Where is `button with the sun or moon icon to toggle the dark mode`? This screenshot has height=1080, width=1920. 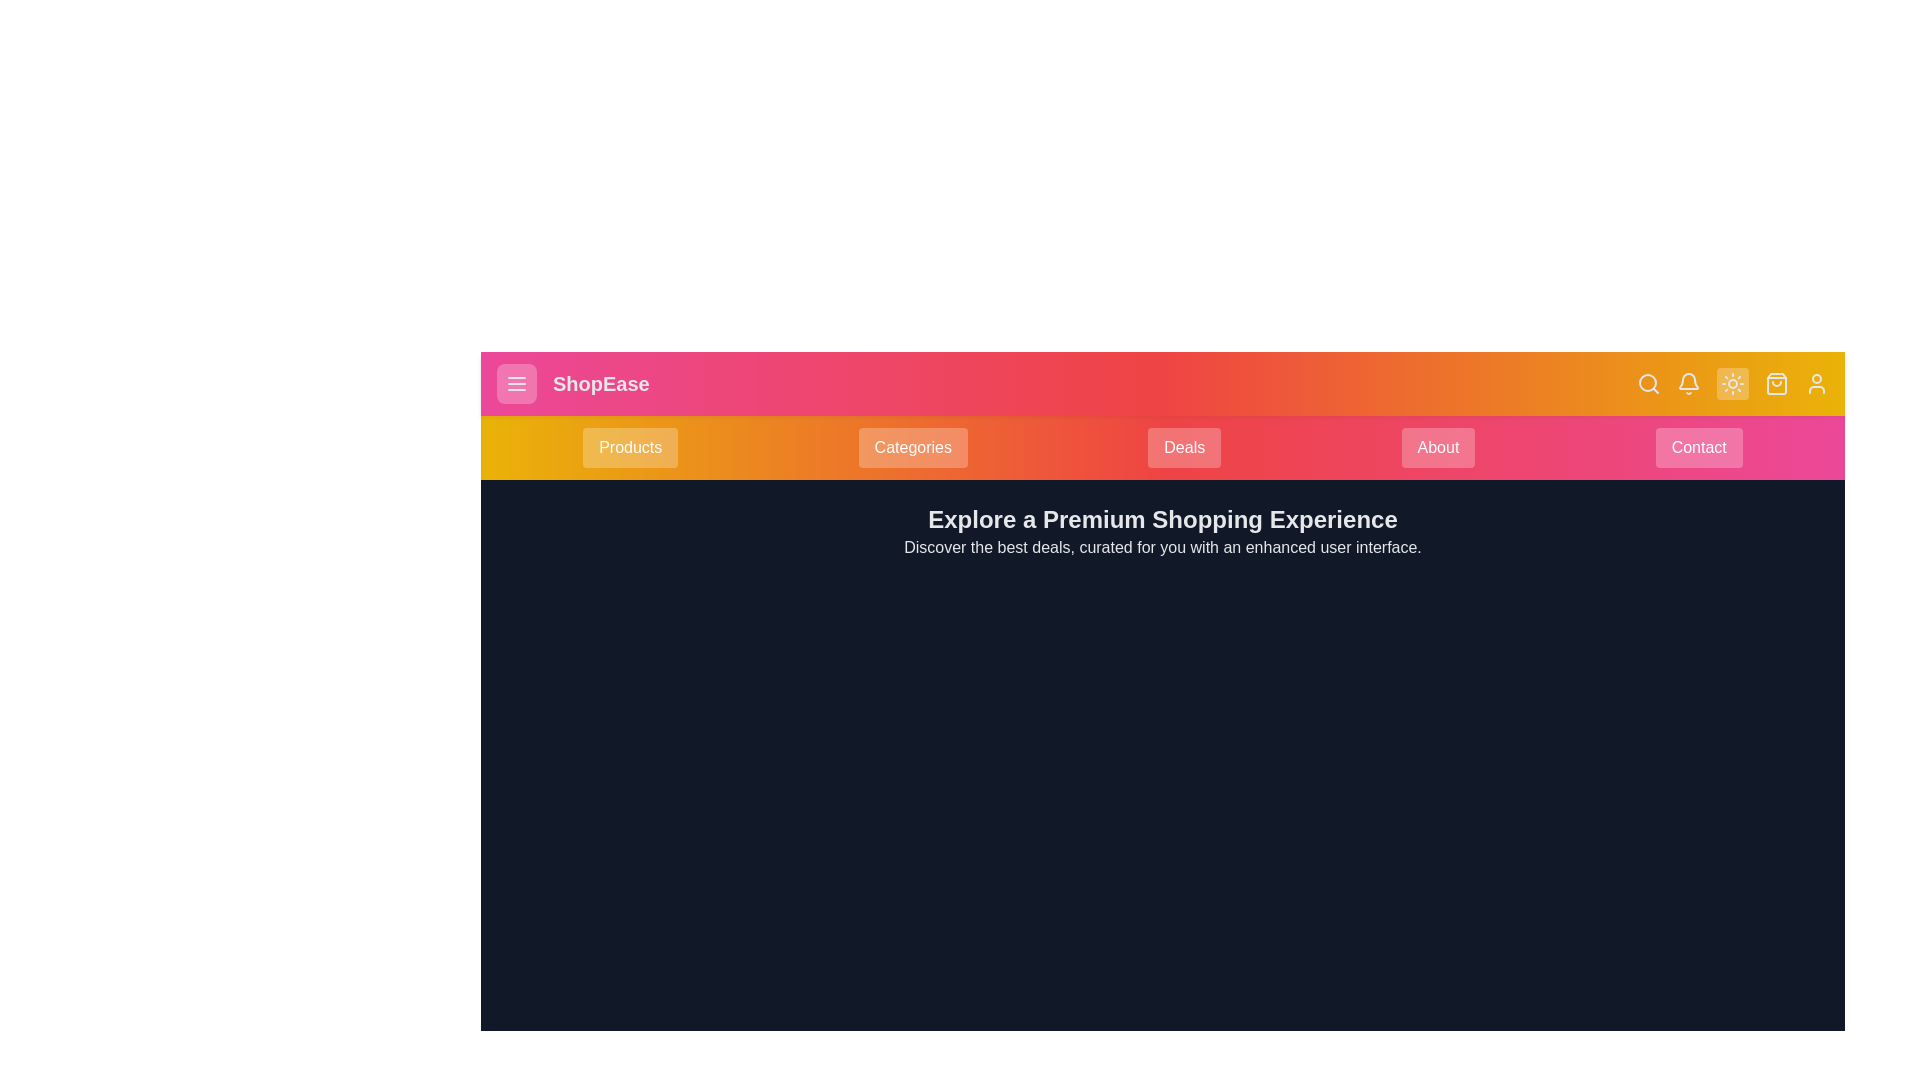
button with the sun or moon icon to toggle the dark mode is located at coordinates (1731, 384).